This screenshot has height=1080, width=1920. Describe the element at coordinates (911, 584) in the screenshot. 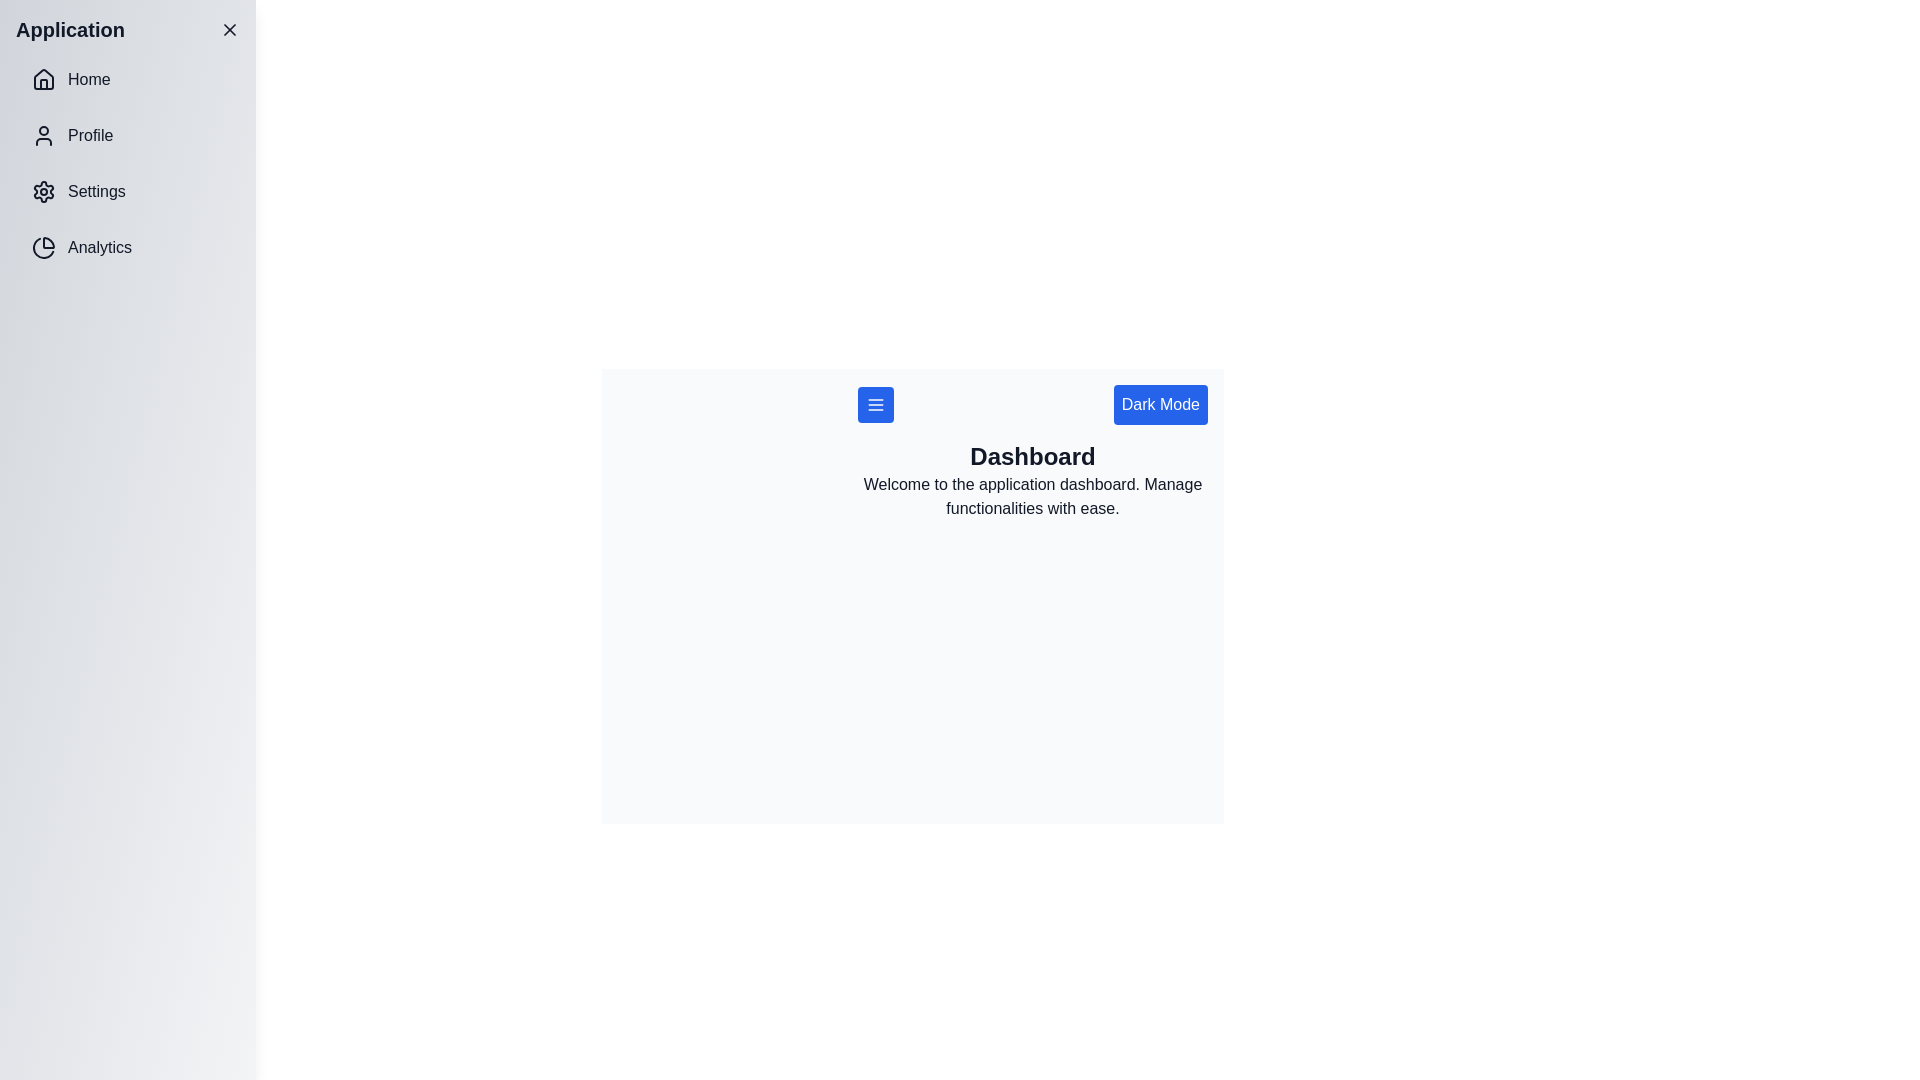

I see `the main display section of the dashboard interface, which presents an introduction or overview of the functionalities available in the application` at that location.